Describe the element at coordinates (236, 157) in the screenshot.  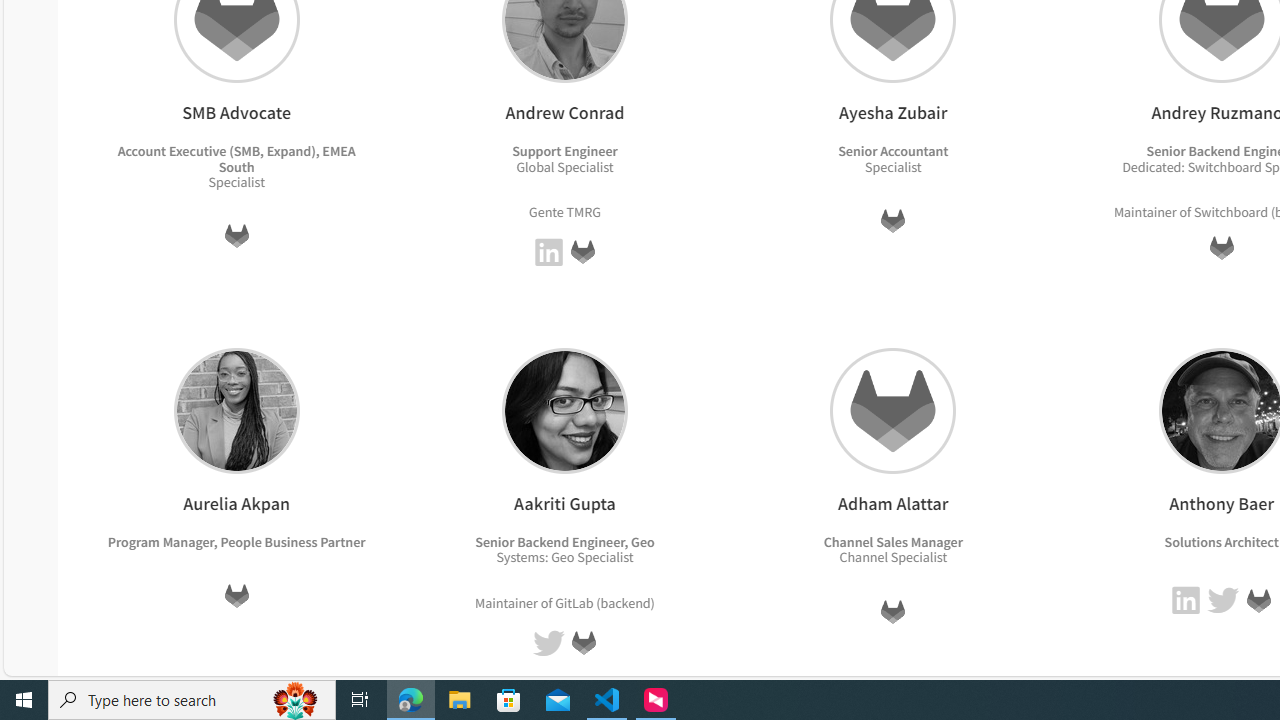
I see `'Account Executive (SMB, Expand), EMEA South'` at that location.